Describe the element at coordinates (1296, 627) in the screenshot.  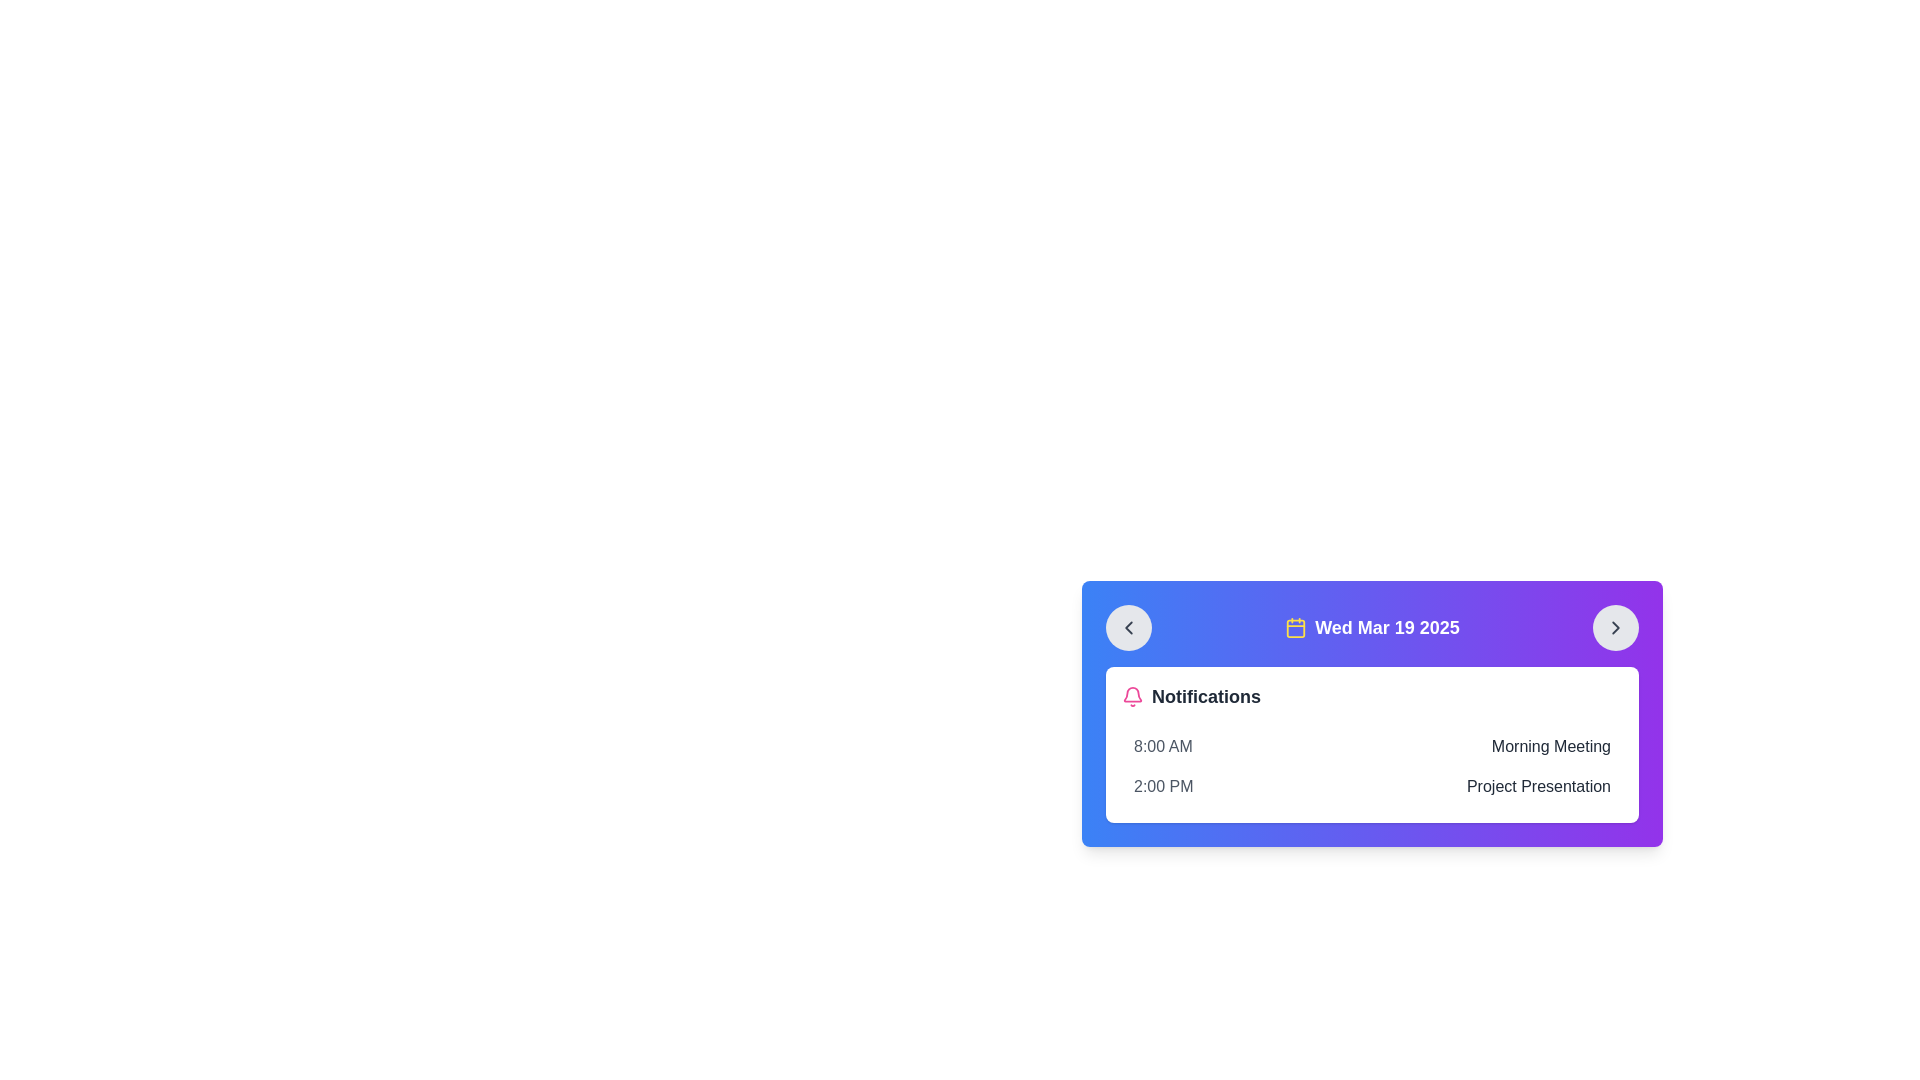
I see `the calendar icon component within the SVG structure that is aligned near the center of the top purple bar, adjacent to the date text 'Wed Mar 19 2025'` at that location.